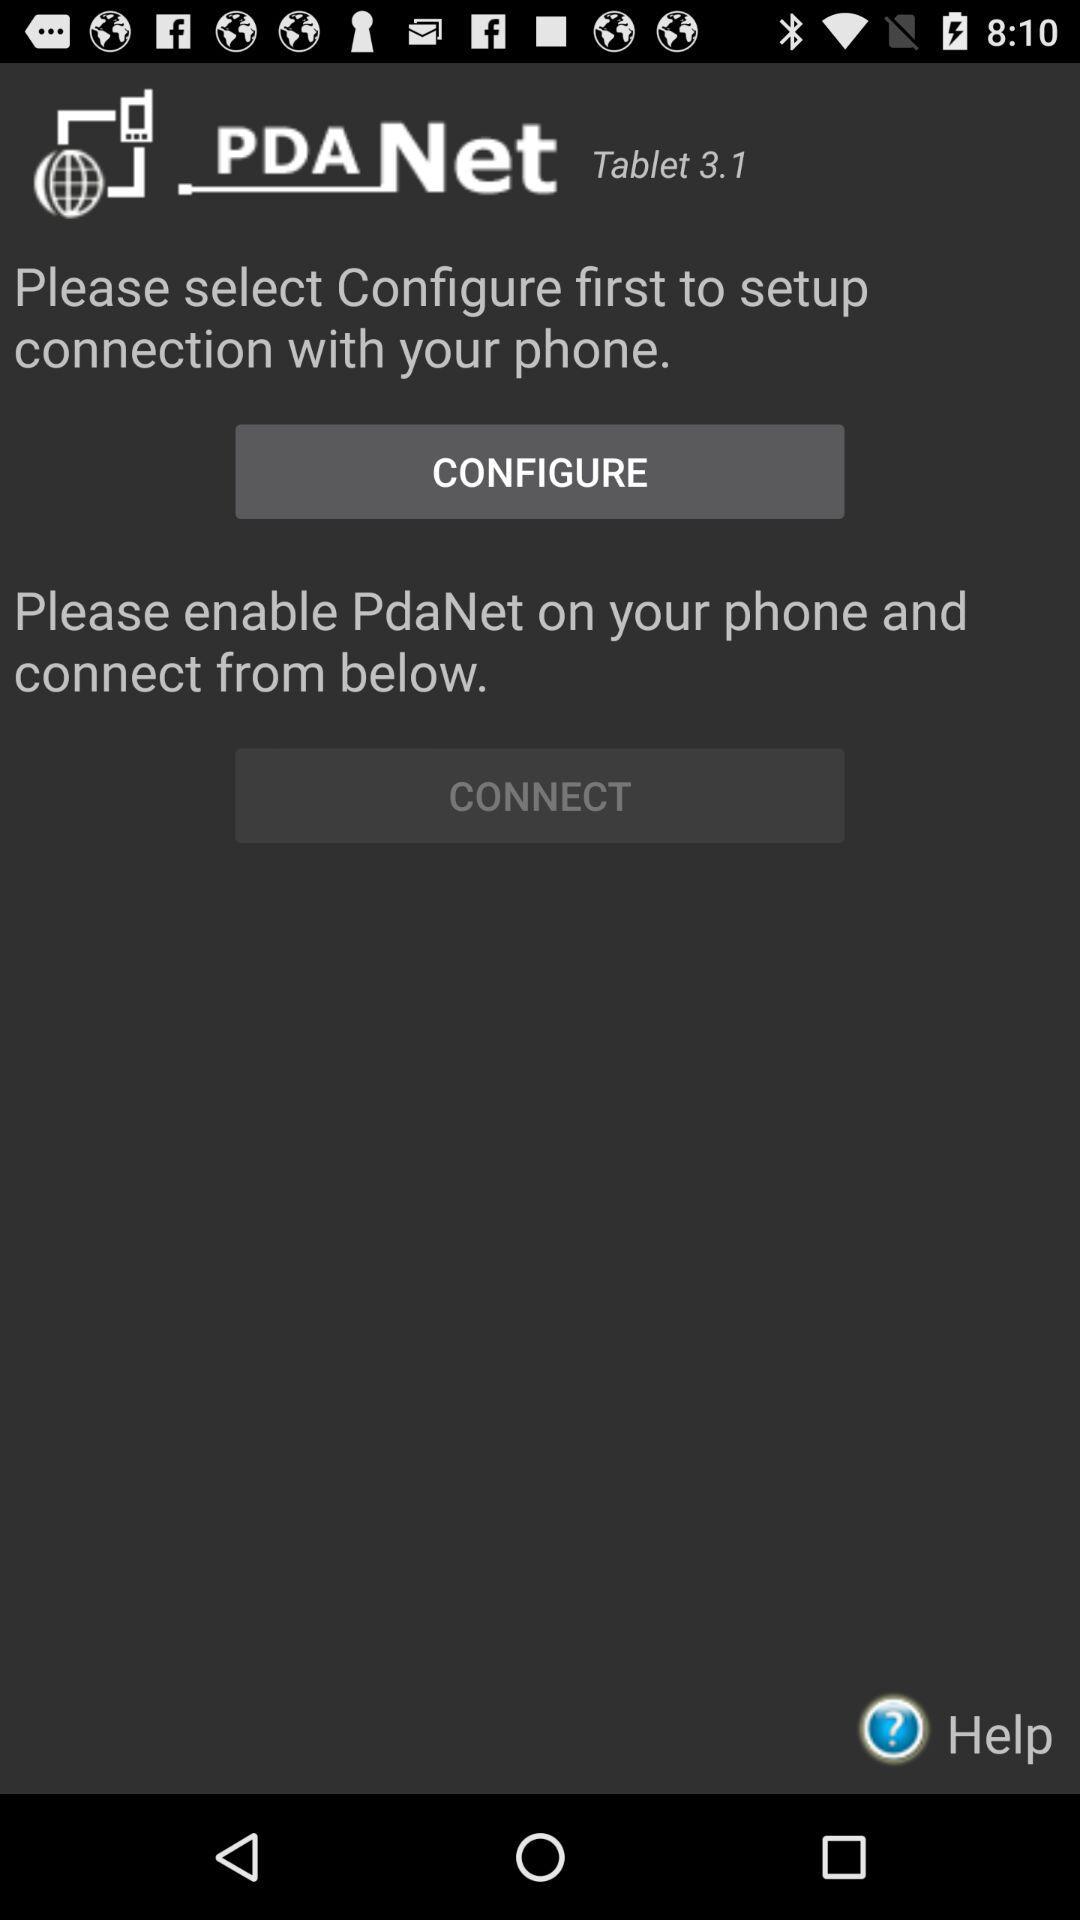  Describe the element at coordinates (900, 1727) in the screenshot. I see `item next to help icon` at that location.